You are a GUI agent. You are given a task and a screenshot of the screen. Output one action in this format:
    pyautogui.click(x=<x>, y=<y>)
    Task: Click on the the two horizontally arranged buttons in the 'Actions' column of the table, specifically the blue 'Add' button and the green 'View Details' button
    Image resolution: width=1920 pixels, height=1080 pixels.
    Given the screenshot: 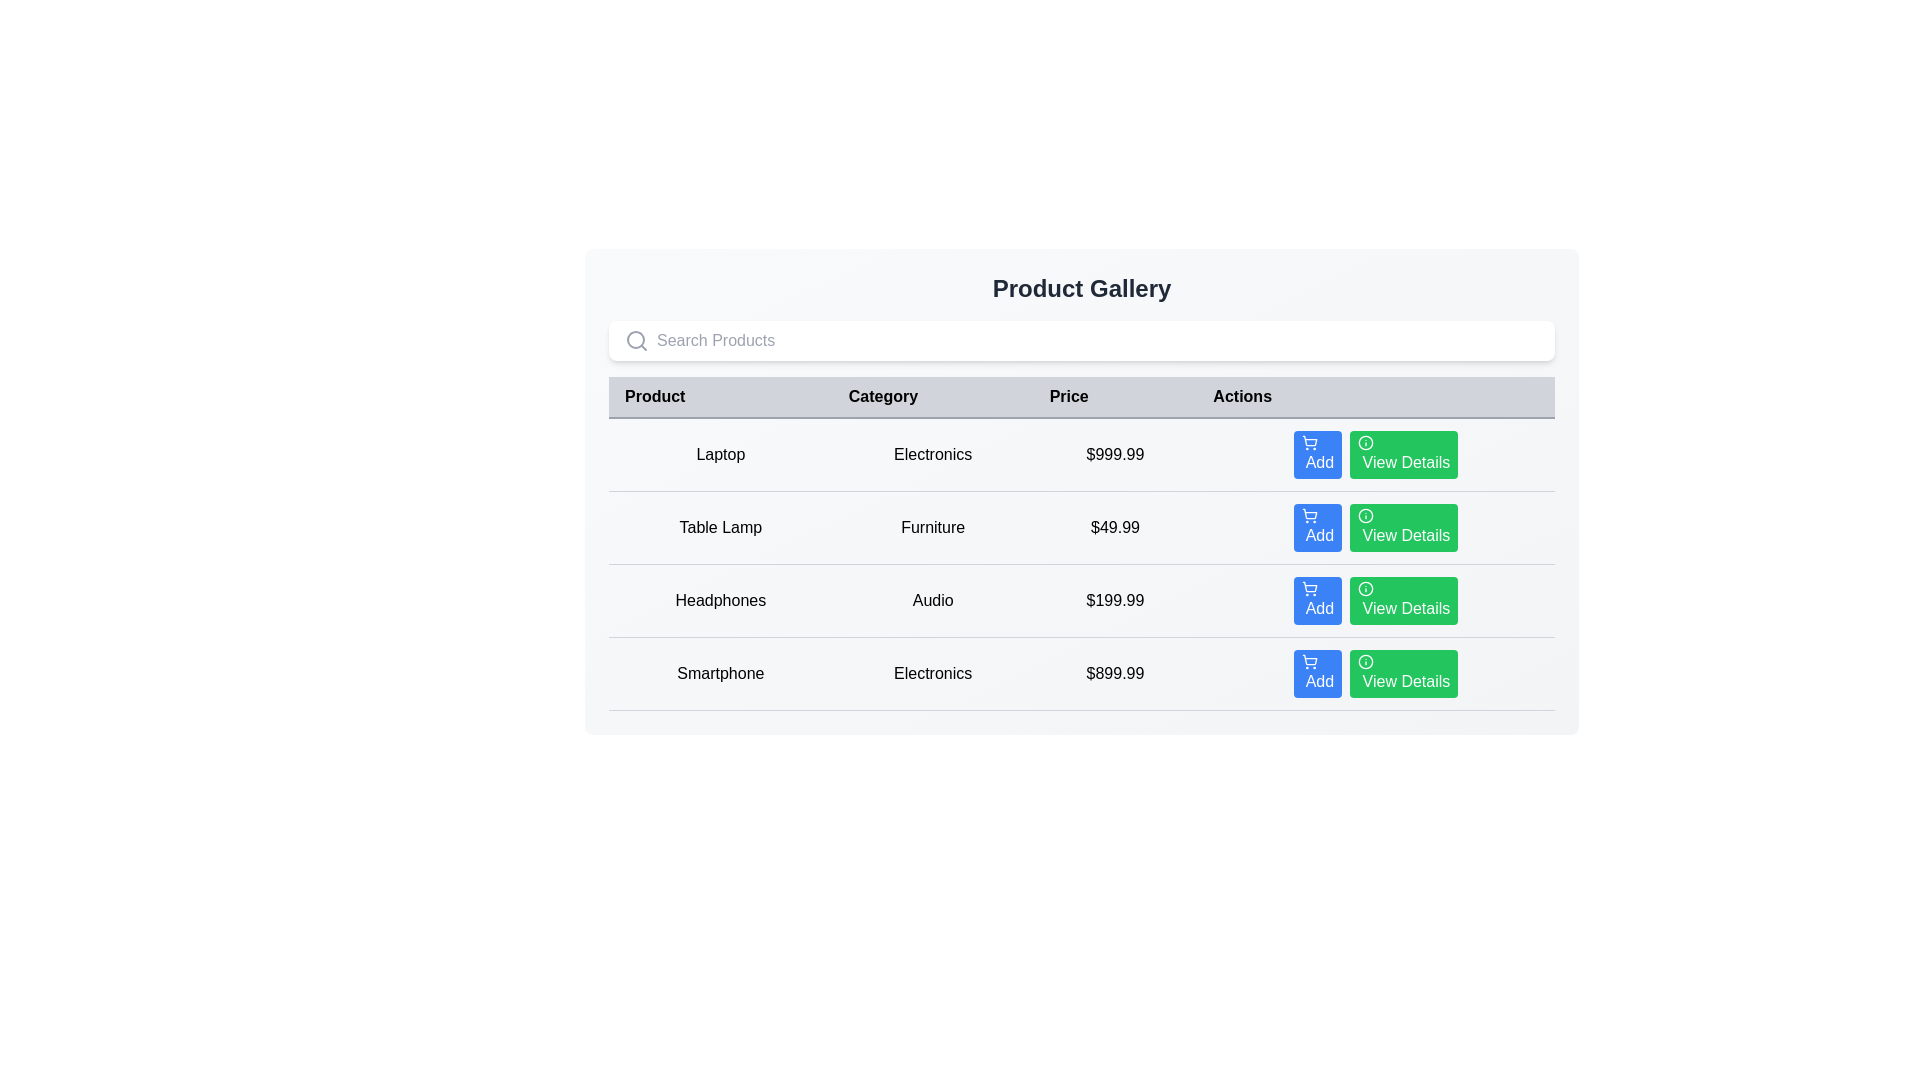 What is the action you would take?
    pyautogui.click(x=1375, y=454)
    